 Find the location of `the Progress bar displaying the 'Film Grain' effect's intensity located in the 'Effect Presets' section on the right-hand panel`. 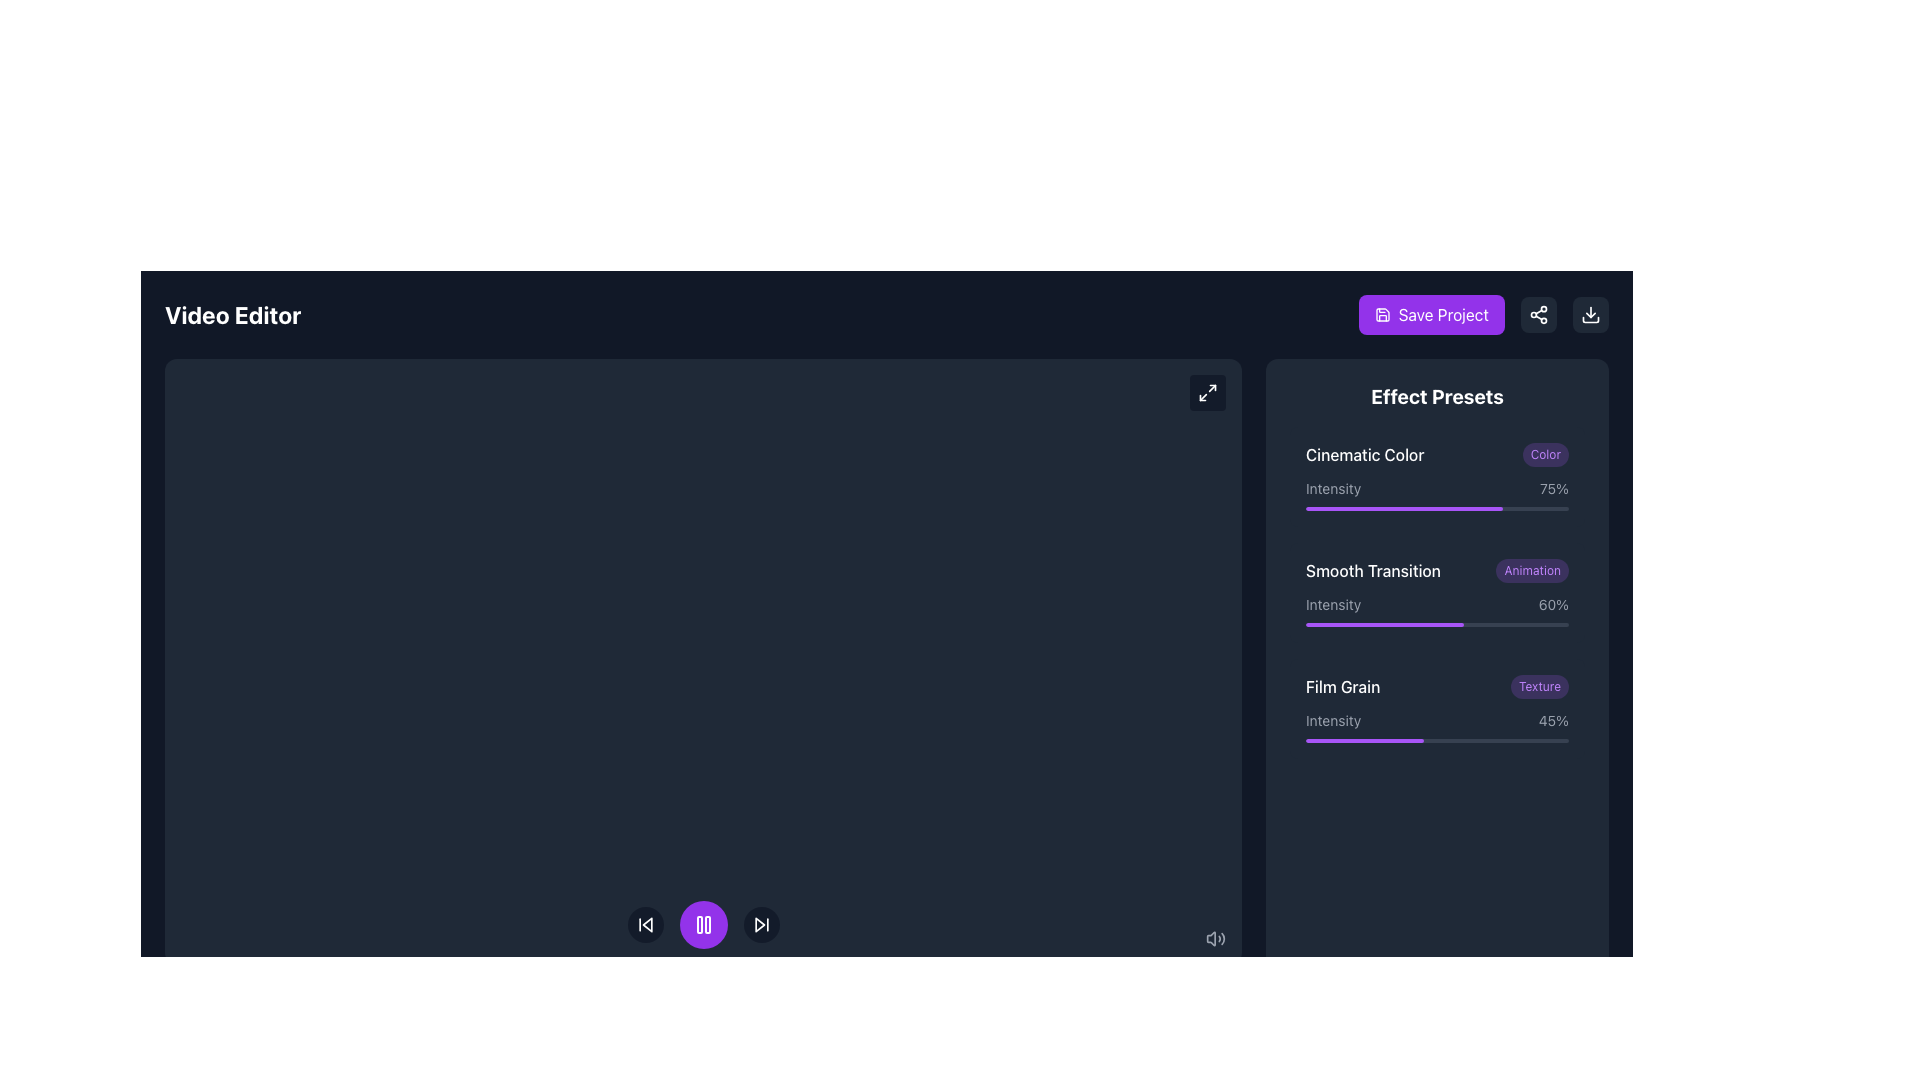

the Progress bar displaying the 'Film Grain' effect's intensity located in the 'Effect Presets' section on the right-hand panel is located at coordinates (1436, 726).